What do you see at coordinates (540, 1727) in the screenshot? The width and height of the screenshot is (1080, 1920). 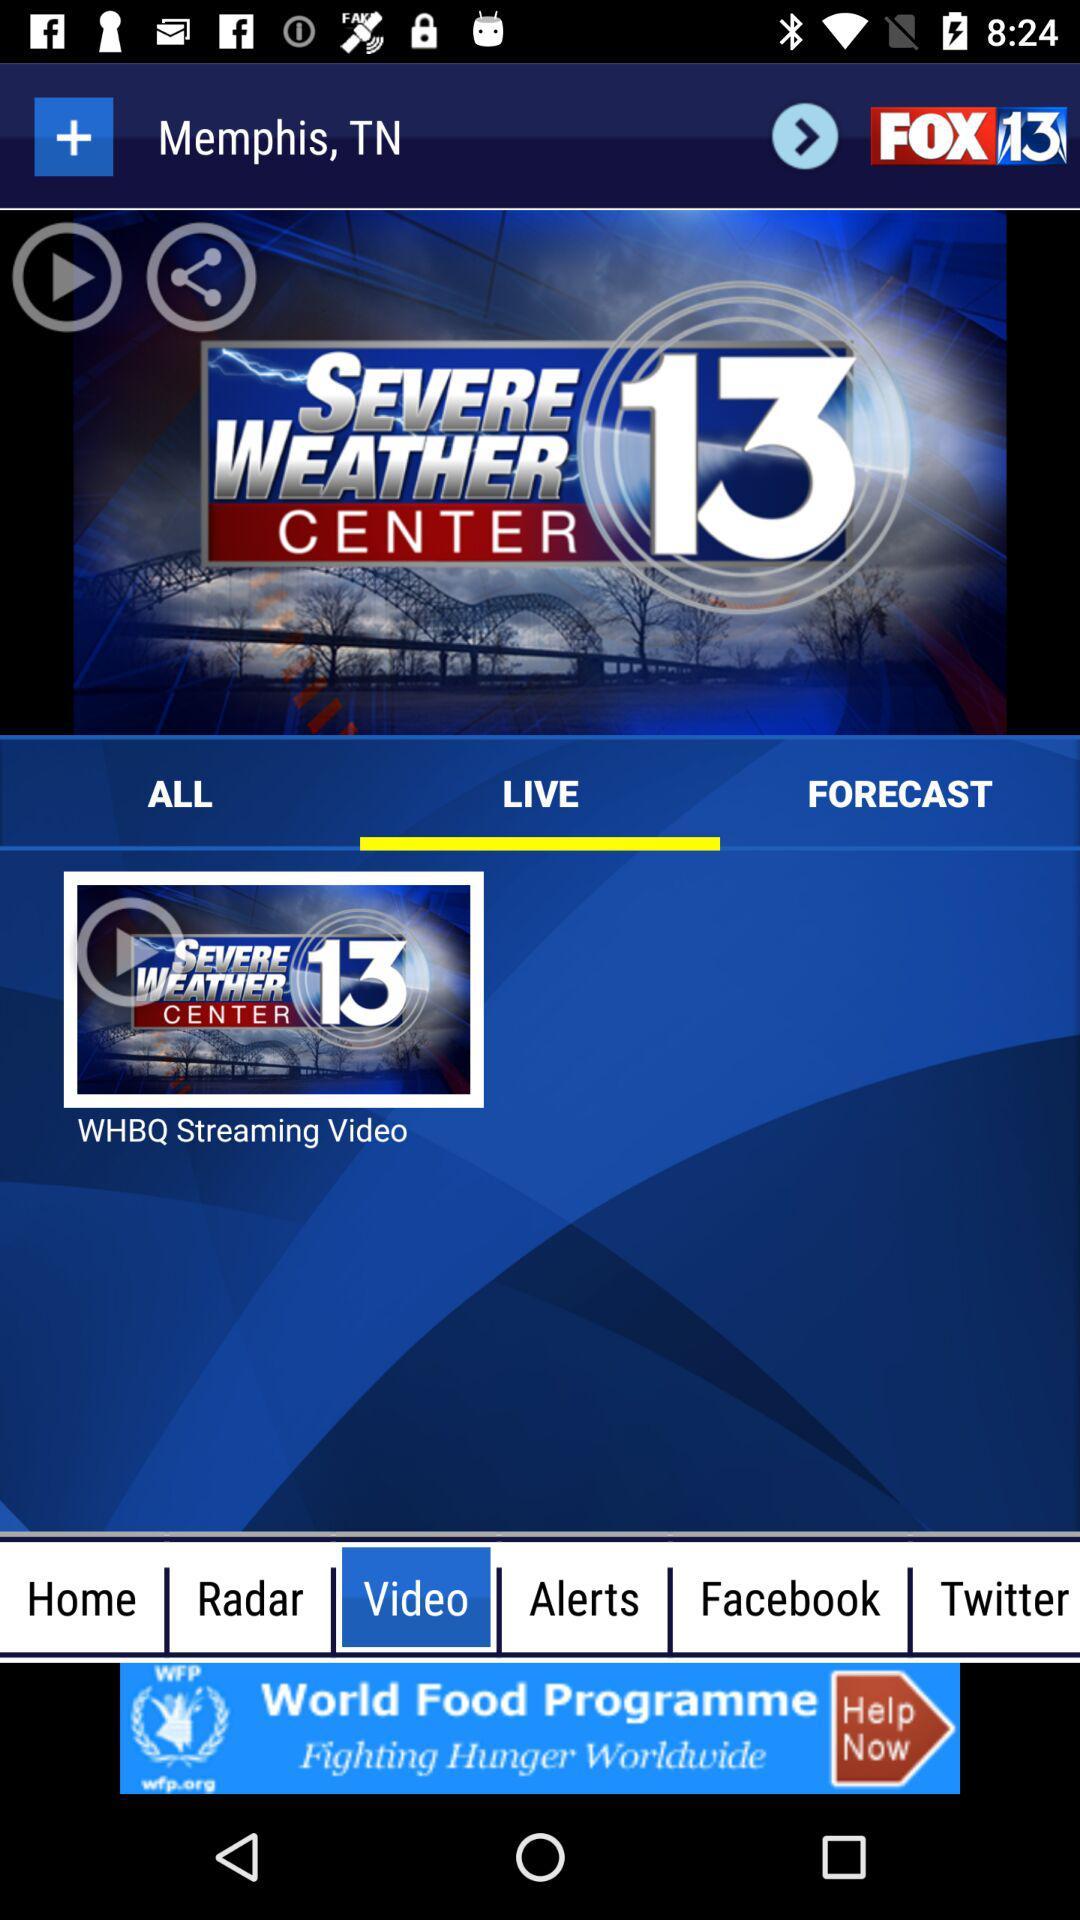 I see `open advertisement` at bounding box center [540, 1727].